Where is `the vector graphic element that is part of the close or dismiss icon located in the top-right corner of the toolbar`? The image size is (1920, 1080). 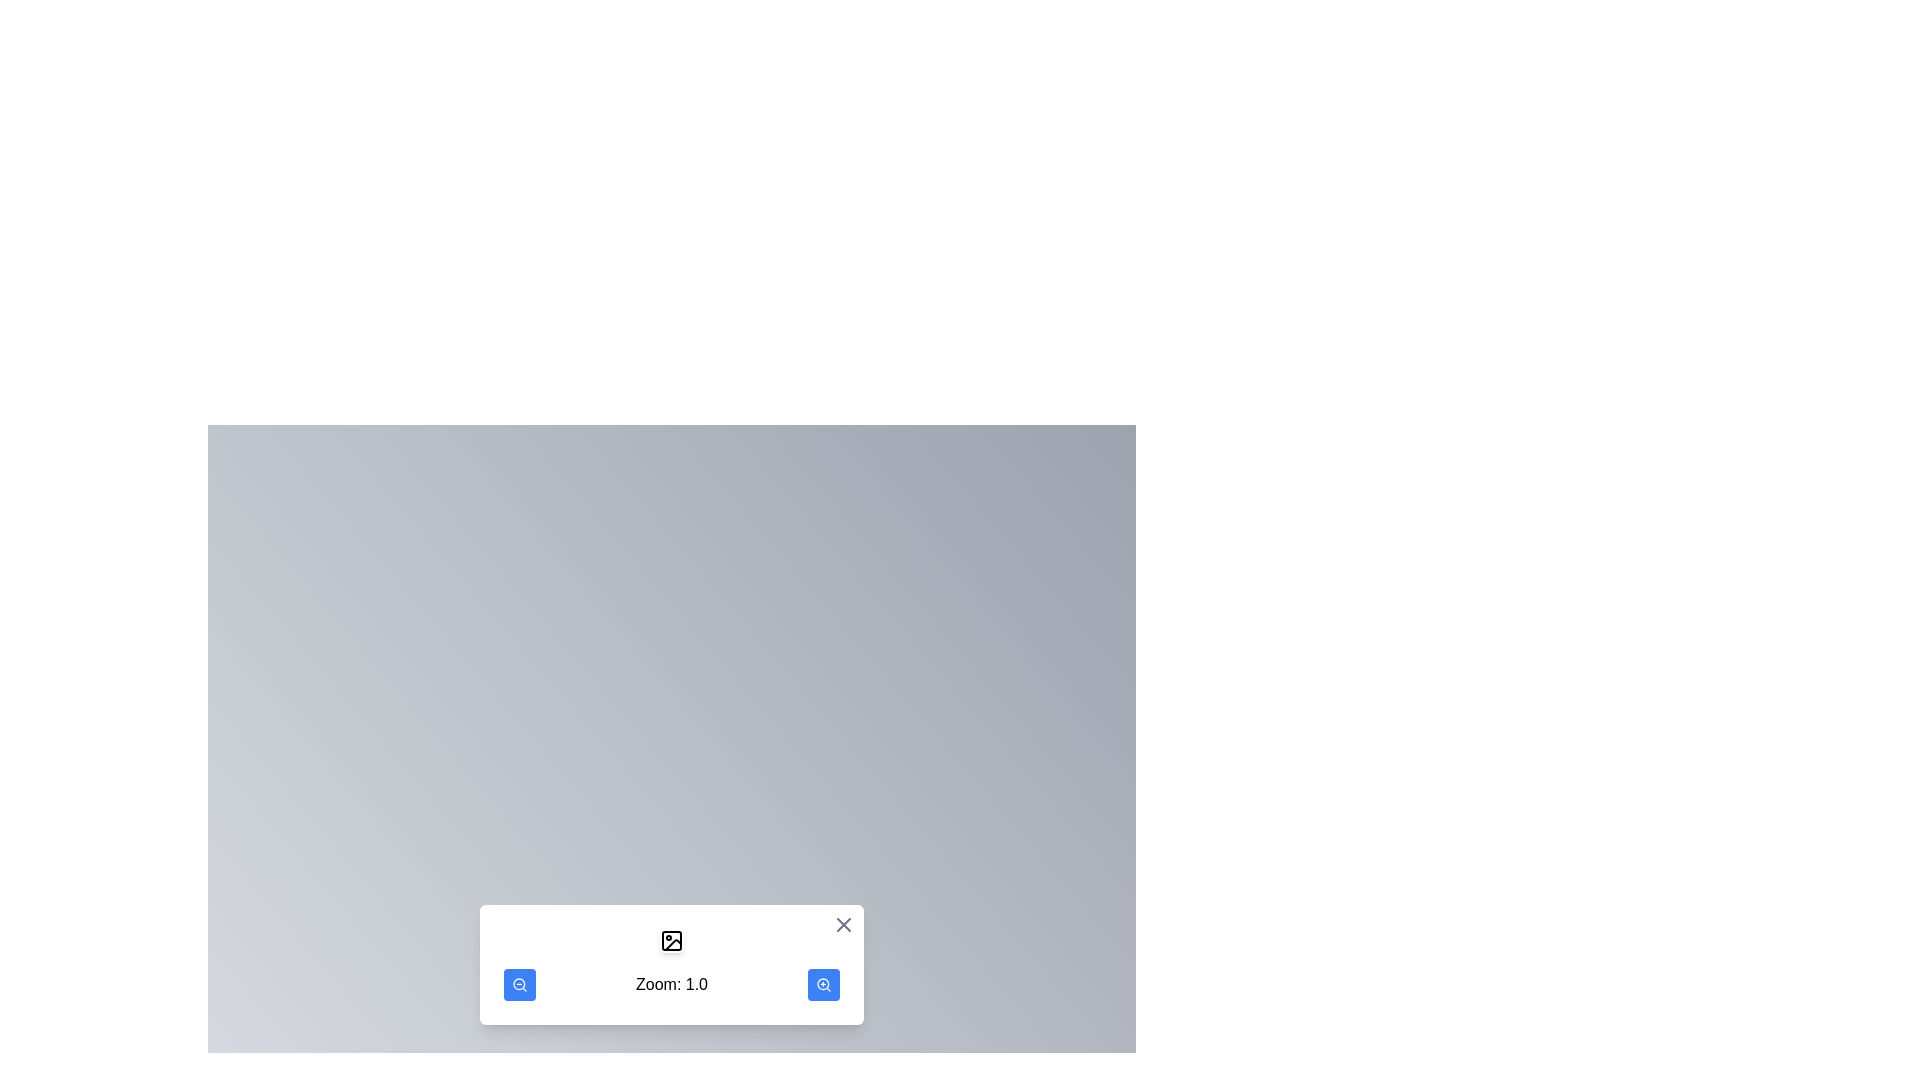
the vector graphic element that is part of the close or dismiss icon located in the top-right corner of the toolbar is located at coordinates (844, 925).